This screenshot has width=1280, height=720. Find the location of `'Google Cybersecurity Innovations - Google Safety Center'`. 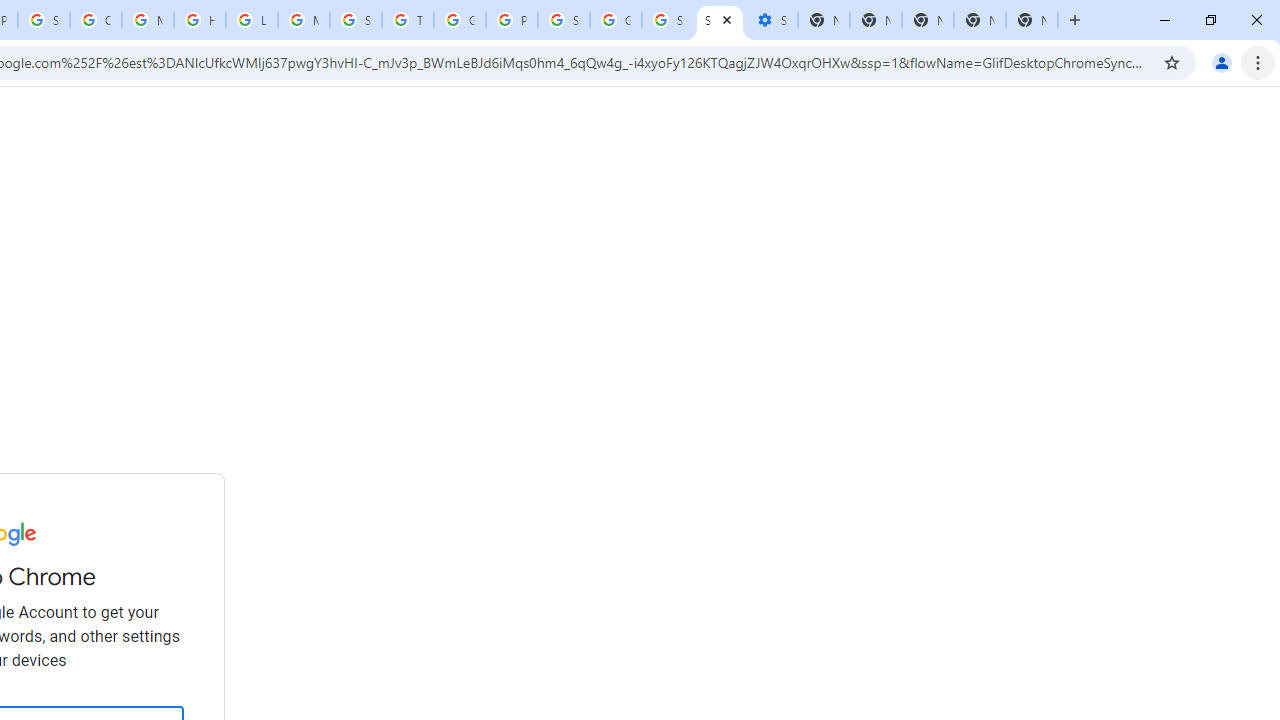

'Google Cybersecurity Innovations - Google Safety Center' is located at coordinates (615, 20).